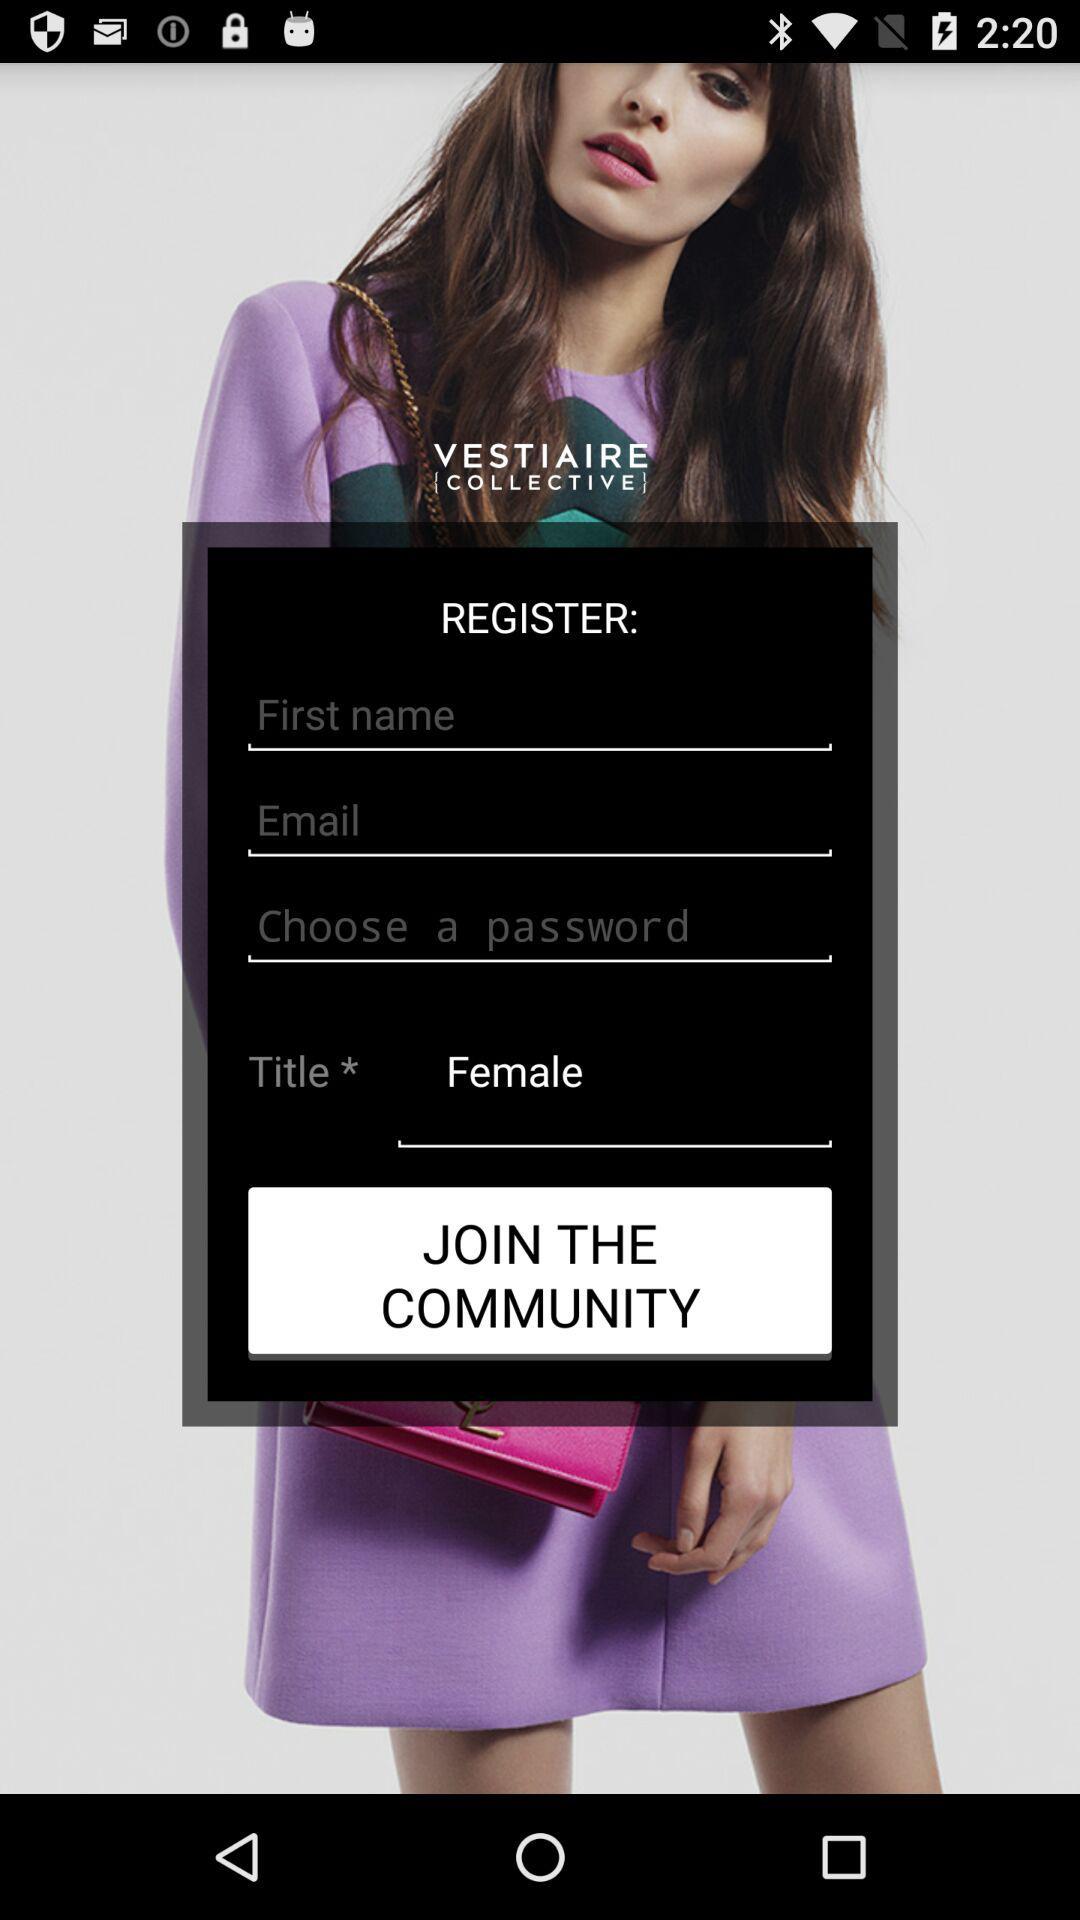  What do you see at coordinates (540, 1272) in the screenshot?
I see `app below female app` at bounding box center [540, 1272].